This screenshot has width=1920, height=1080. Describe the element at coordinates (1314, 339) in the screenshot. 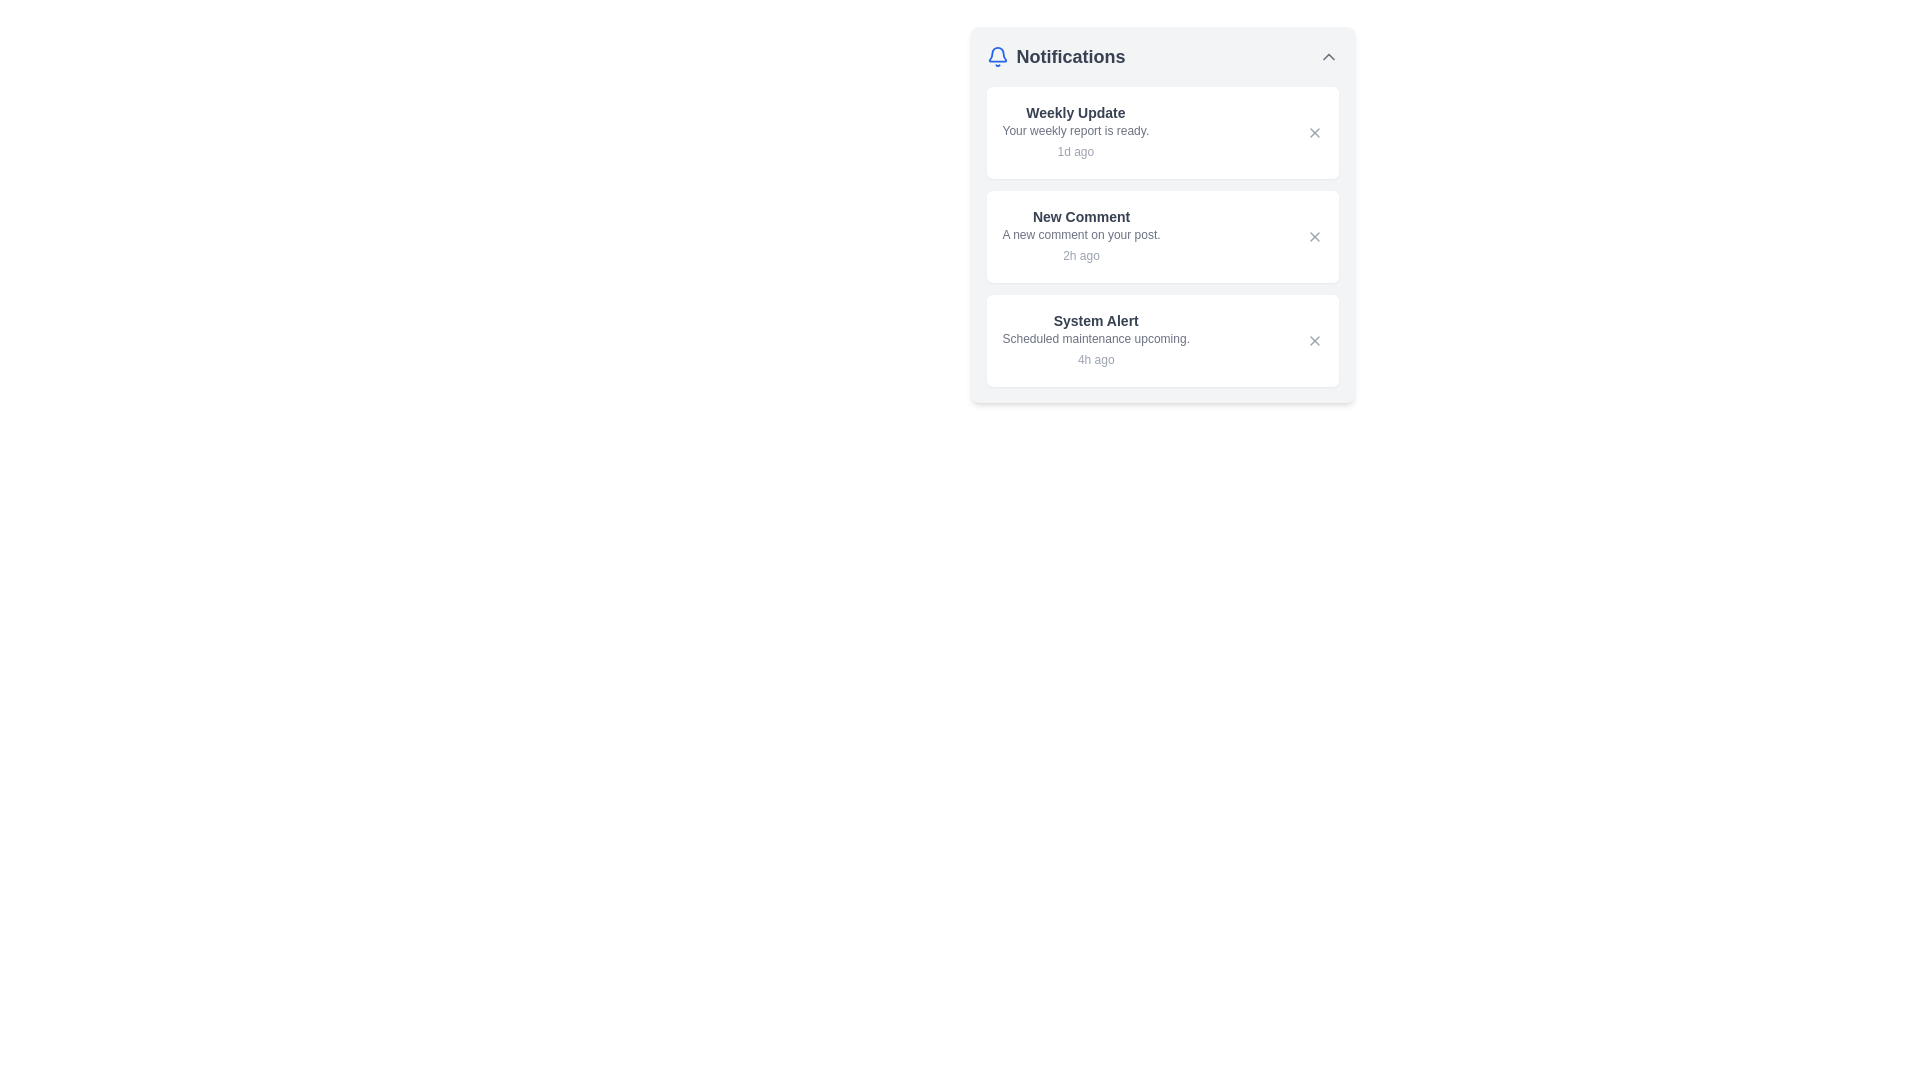

I see `the close button, which is a small gray 'X' icon located at the top right corner of the 'System Alert' notification item in the notification panel, to trigger the hover effect` at that location.